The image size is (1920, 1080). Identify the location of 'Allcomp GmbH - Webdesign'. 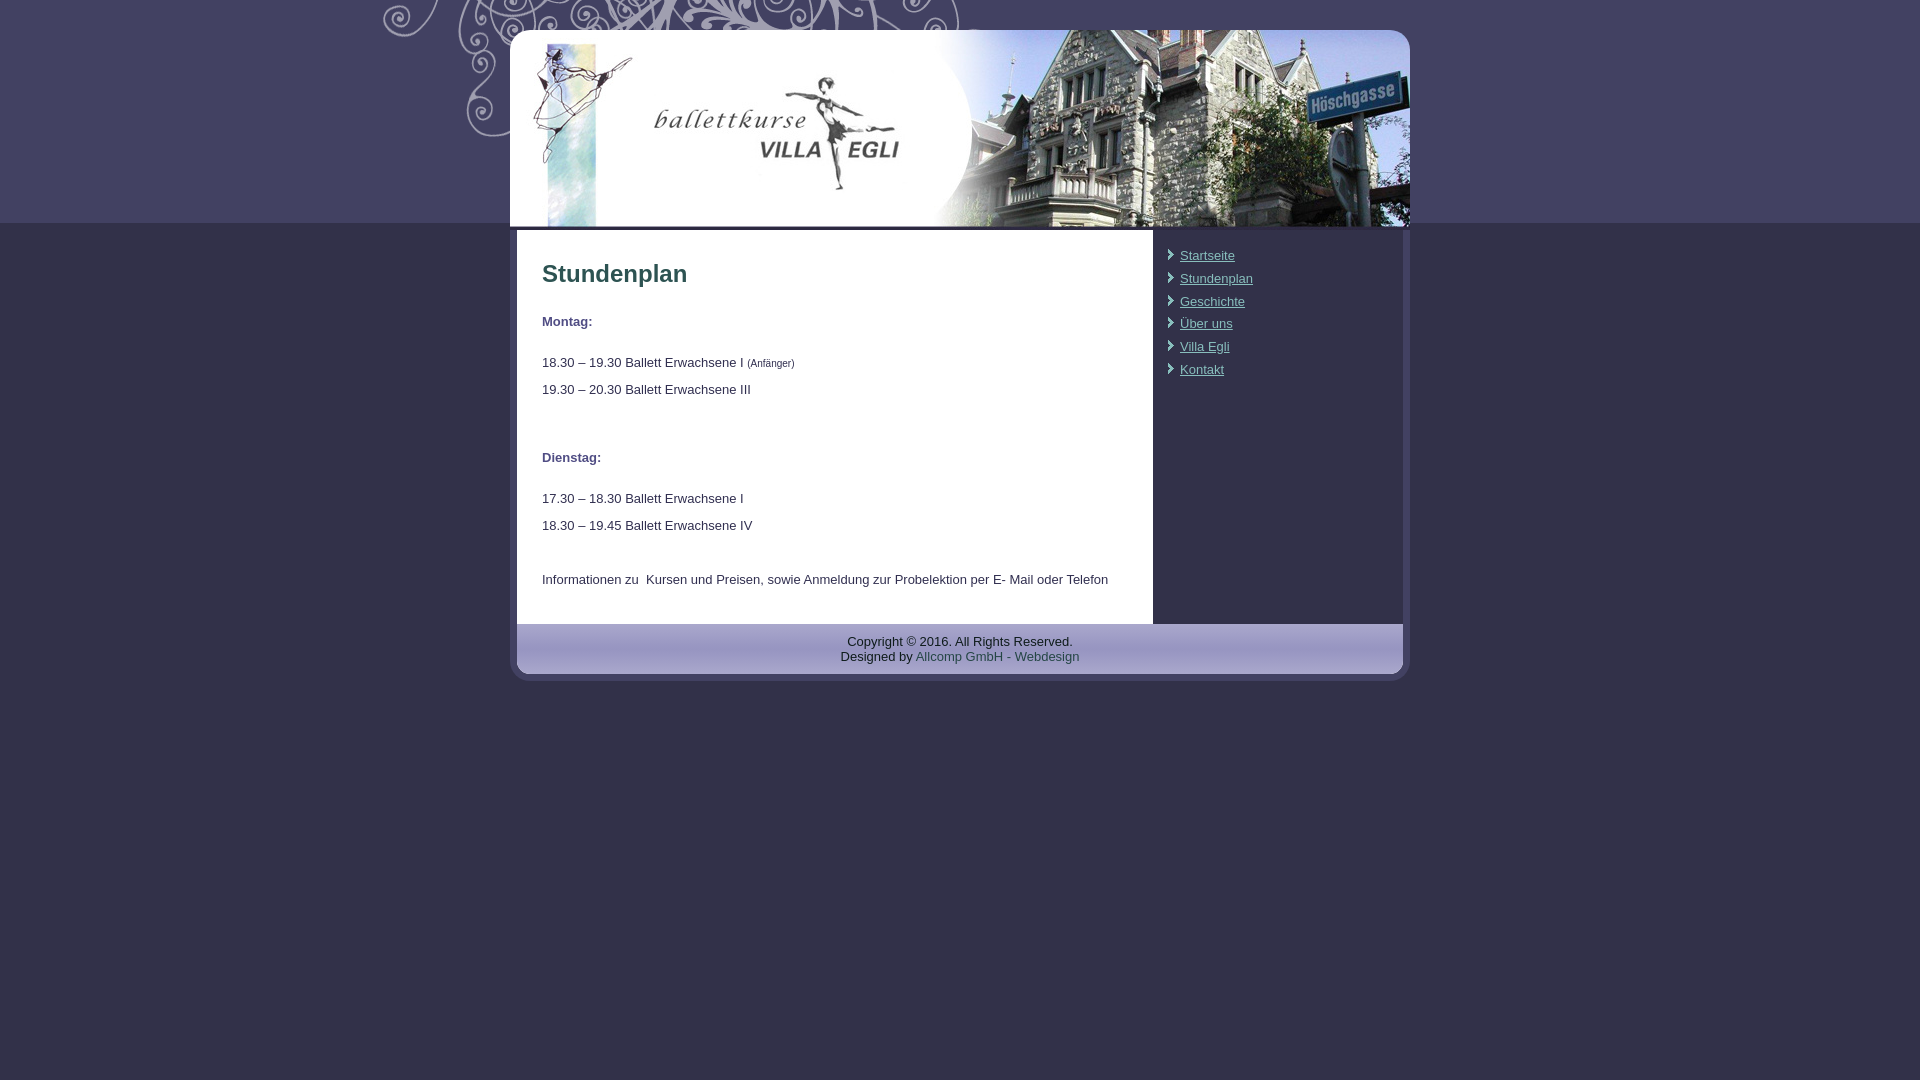
(998, 656).